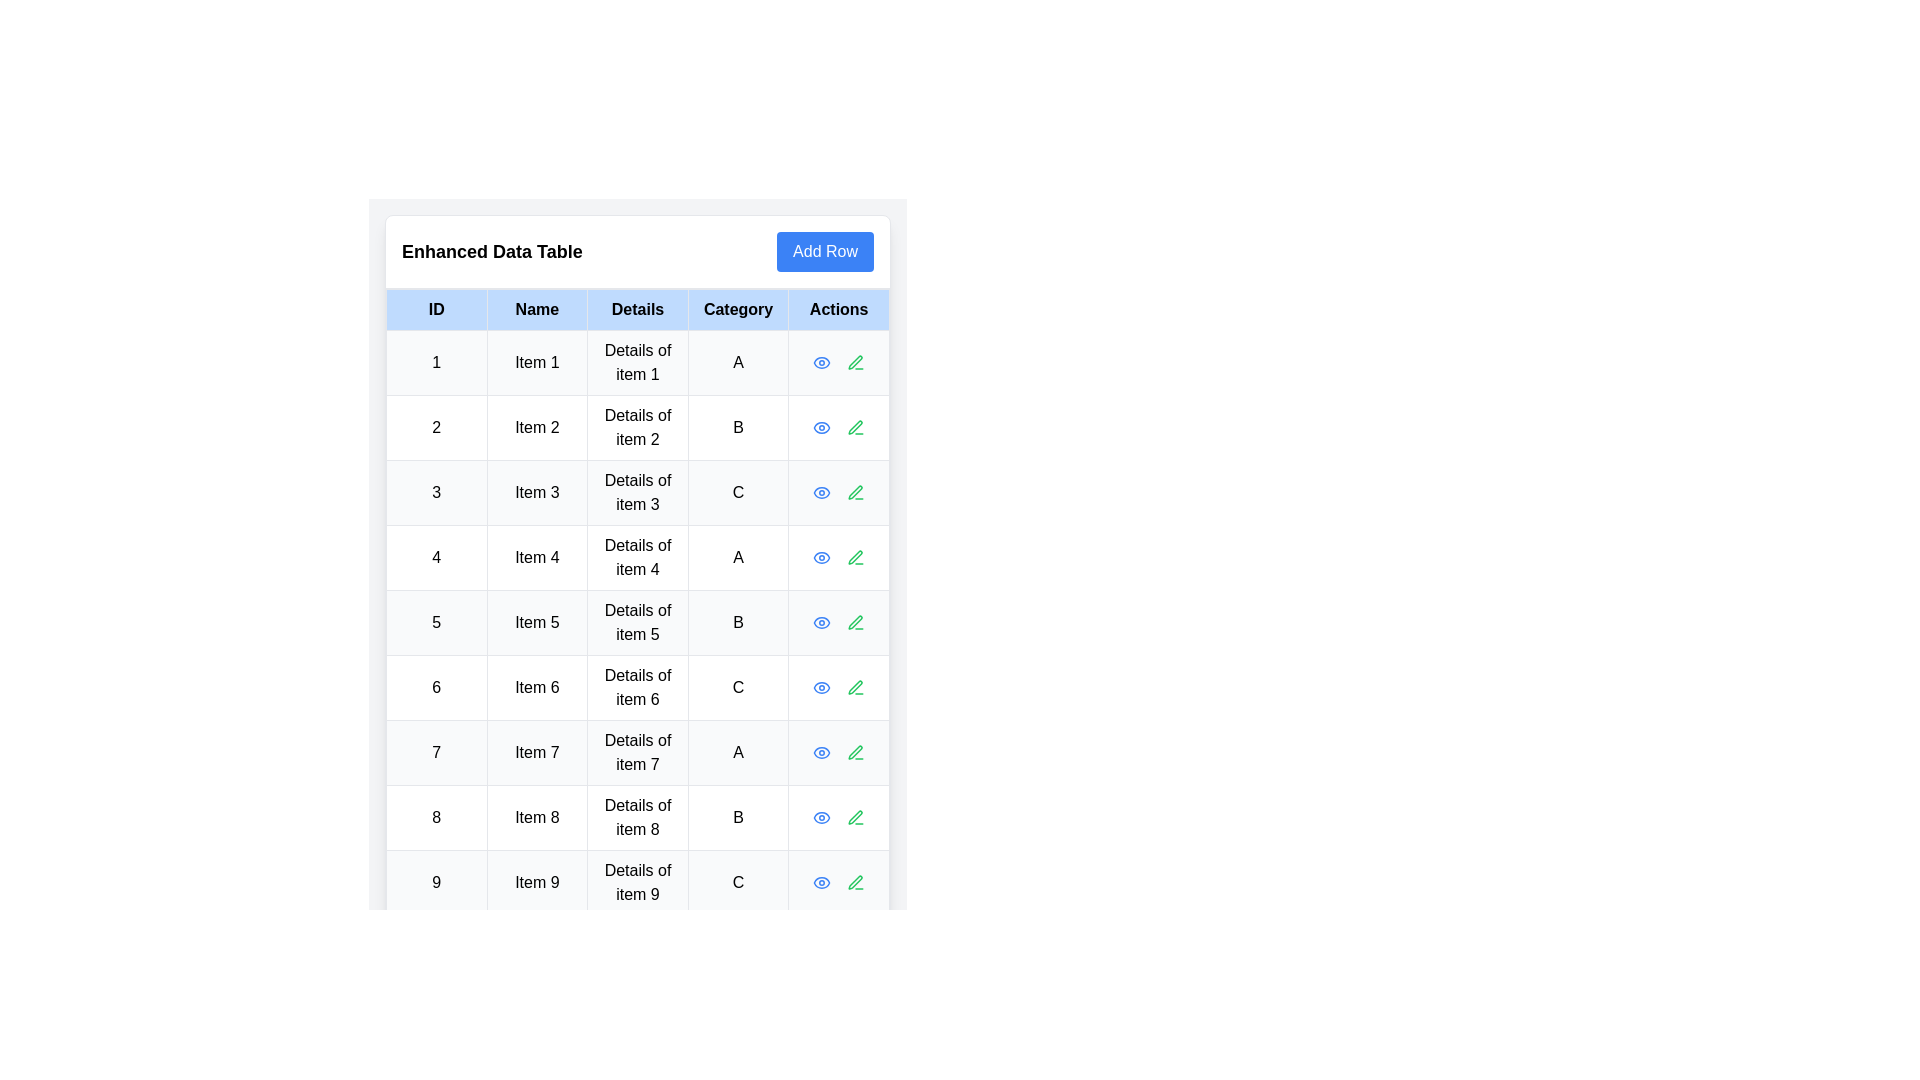  I want to click on the edit button located in the 'Actions' column of the fourth row in the data table, so click(856, 558).